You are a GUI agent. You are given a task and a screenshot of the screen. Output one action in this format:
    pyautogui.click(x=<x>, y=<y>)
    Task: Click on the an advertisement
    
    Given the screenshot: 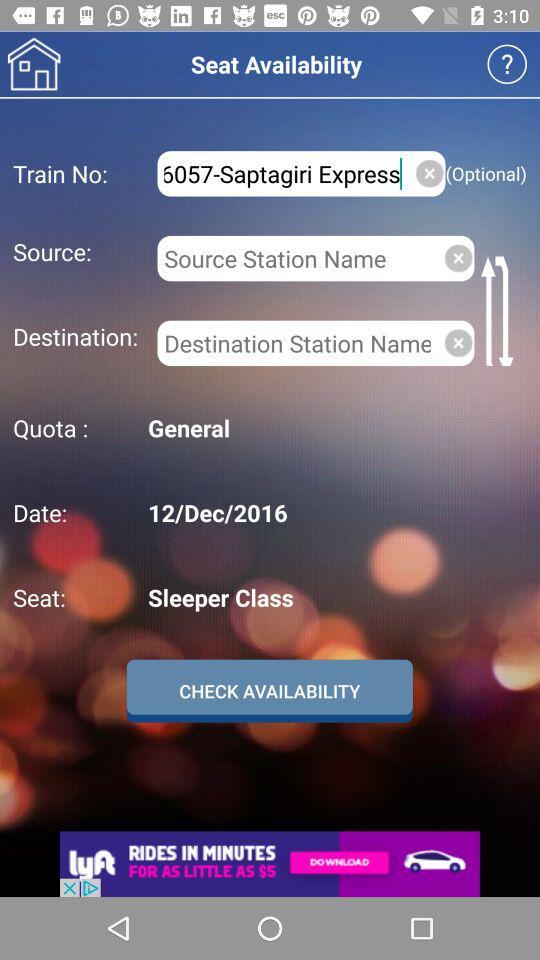 What is the action you would take?
    pyautogui.click(x=270, y=863)
    